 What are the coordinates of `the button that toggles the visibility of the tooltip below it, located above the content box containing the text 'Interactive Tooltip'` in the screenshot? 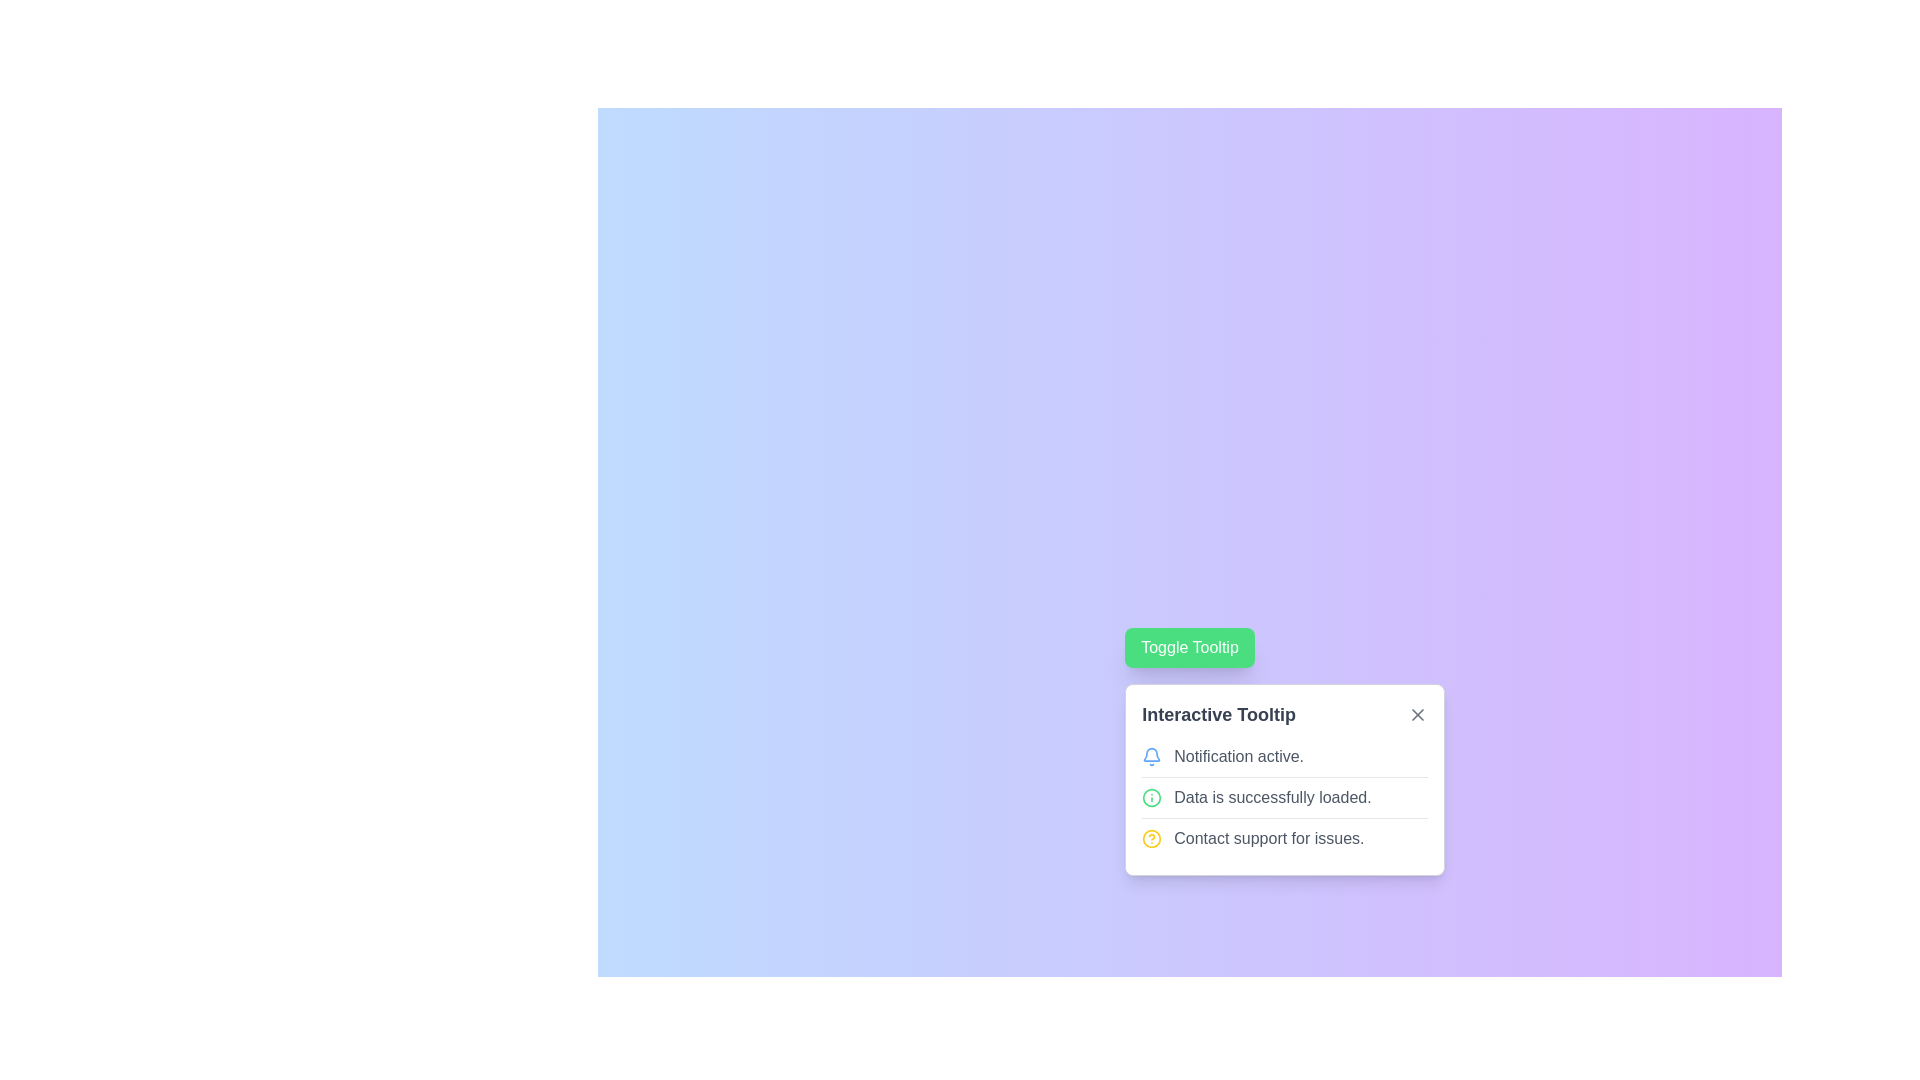 It's located at (1190, 648).